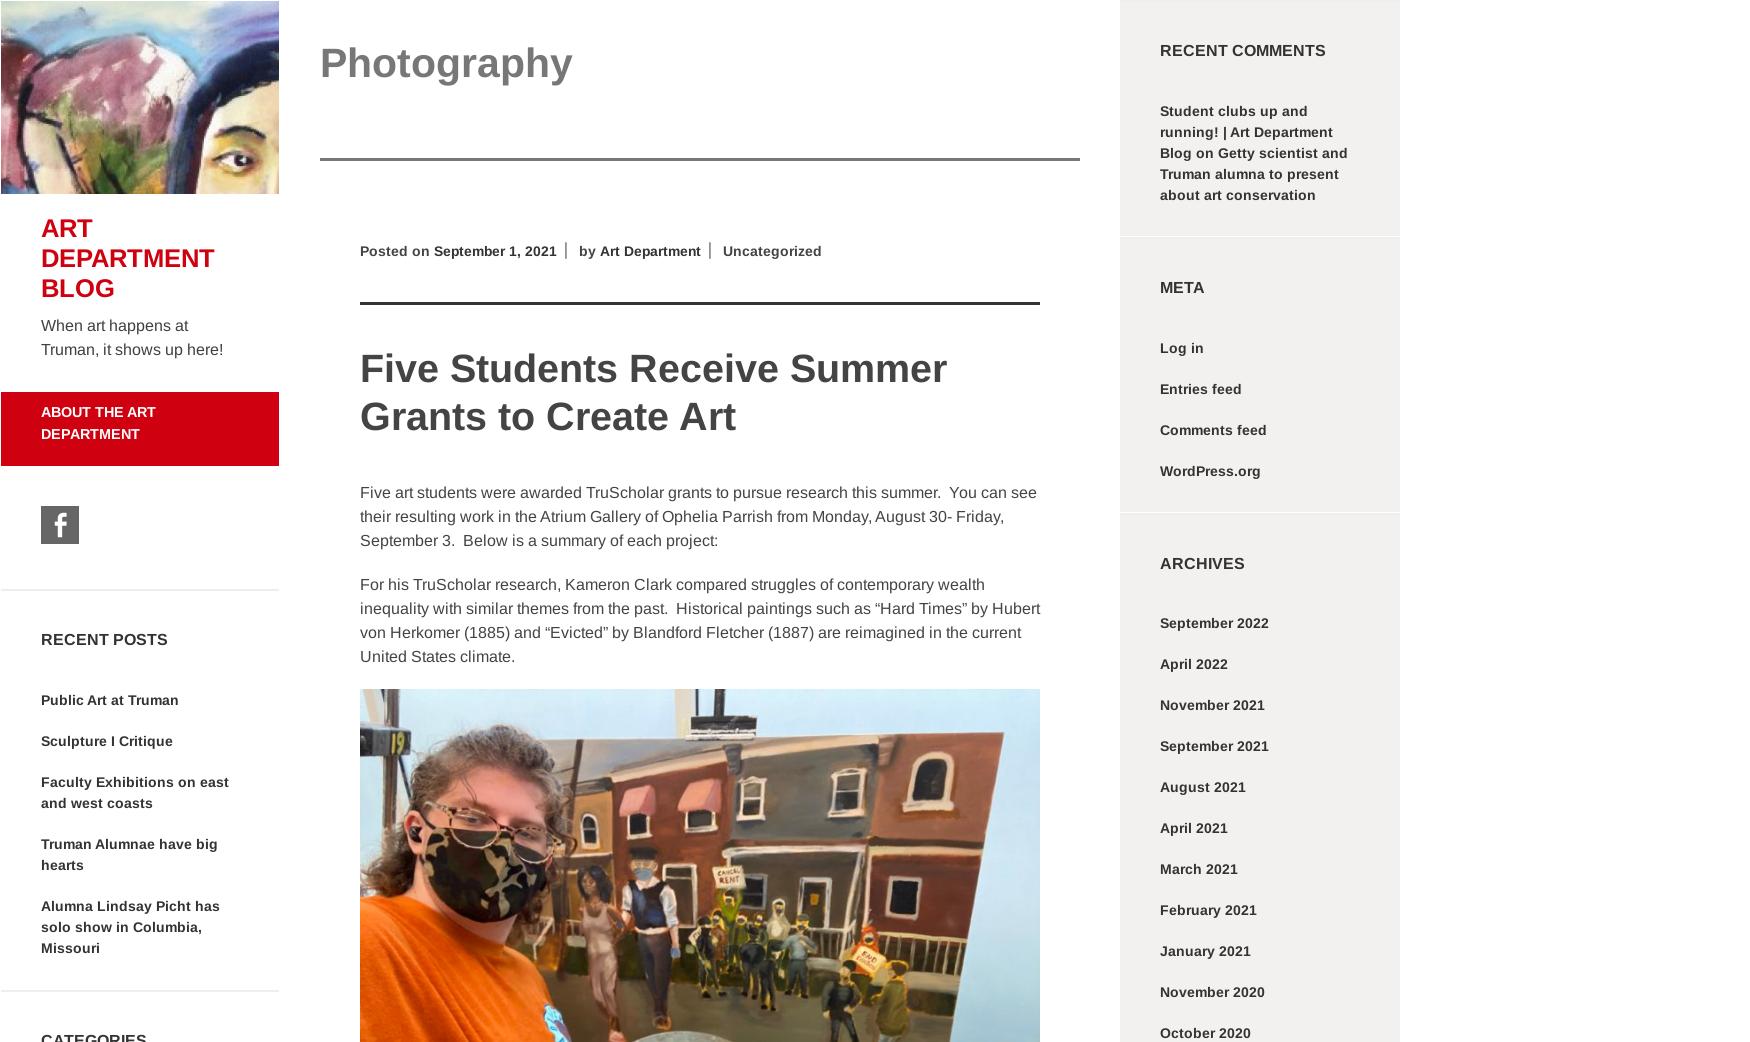 The height and width of the screenshot is (1042, 1750). I want to click on 'Entries feed', so click(1201, 387).